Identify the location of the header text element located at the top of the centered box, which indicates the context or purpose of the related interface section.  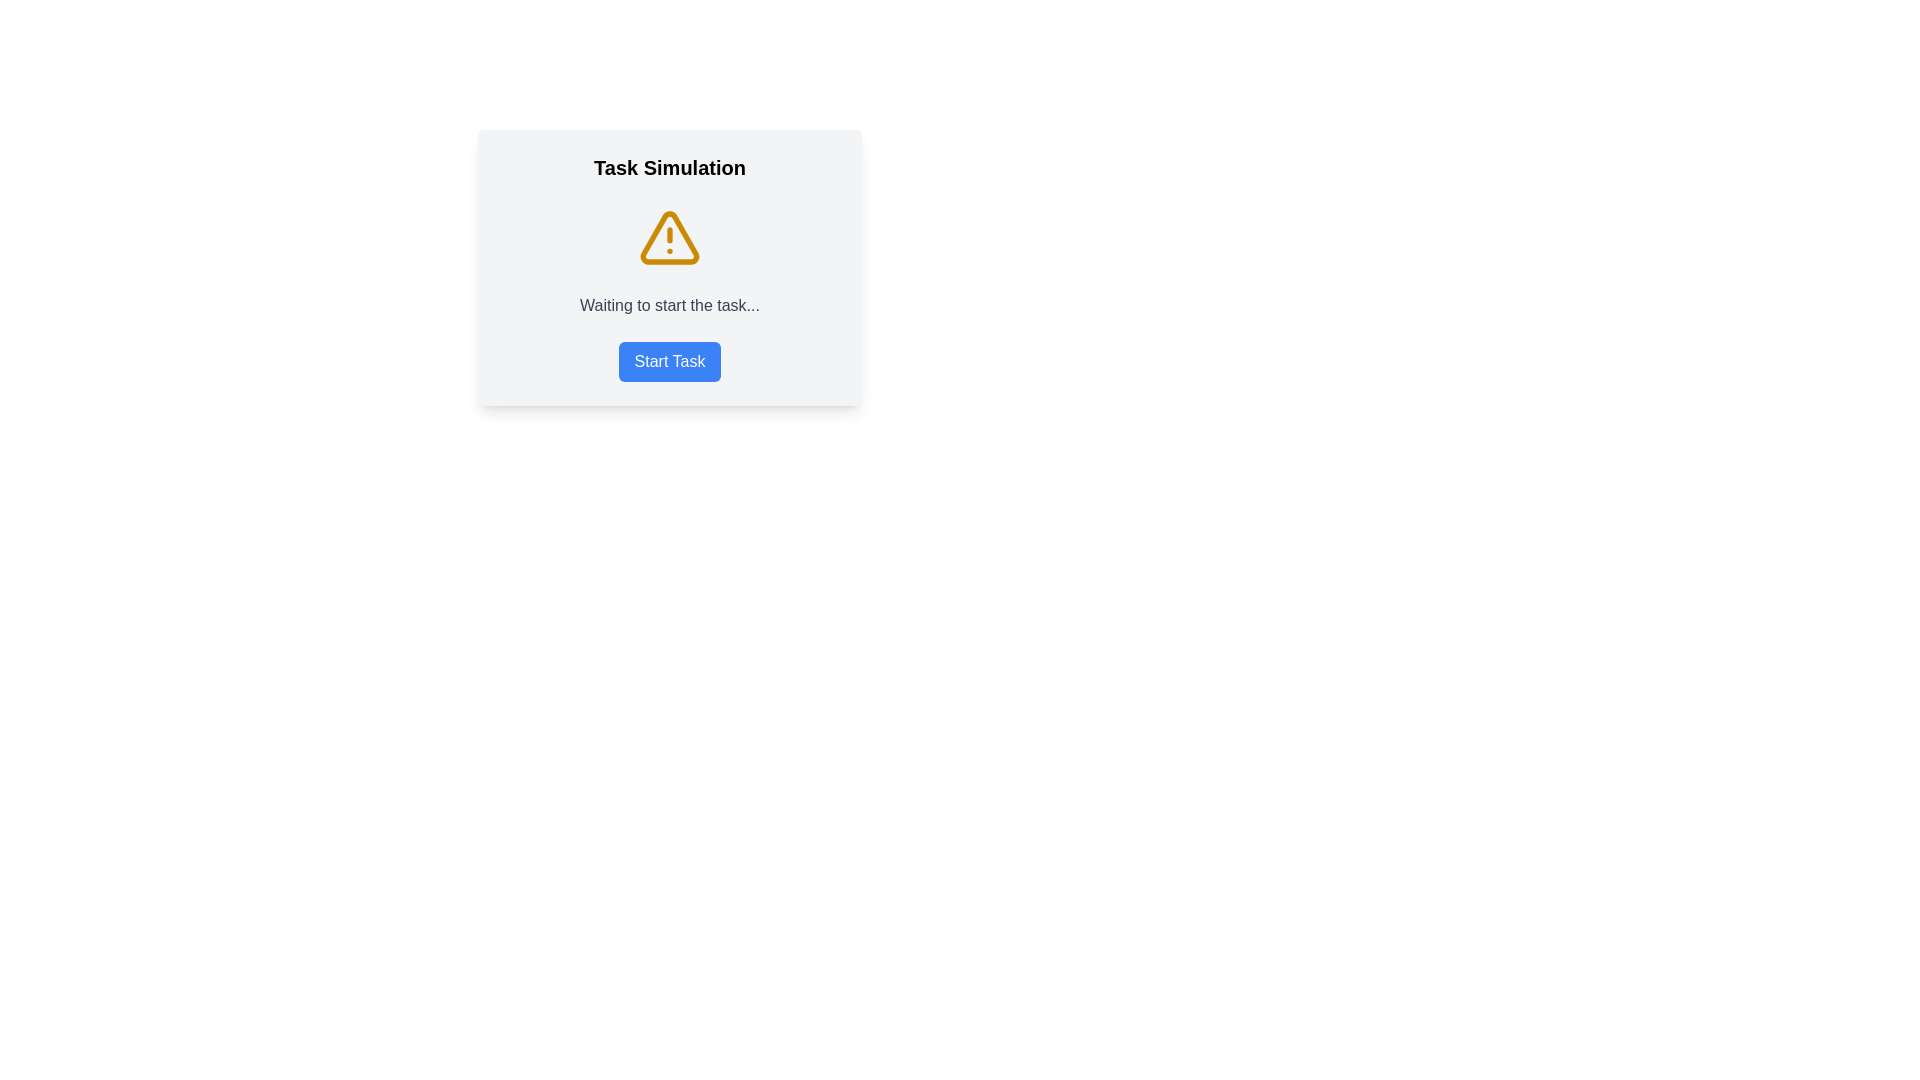
(670, 167).